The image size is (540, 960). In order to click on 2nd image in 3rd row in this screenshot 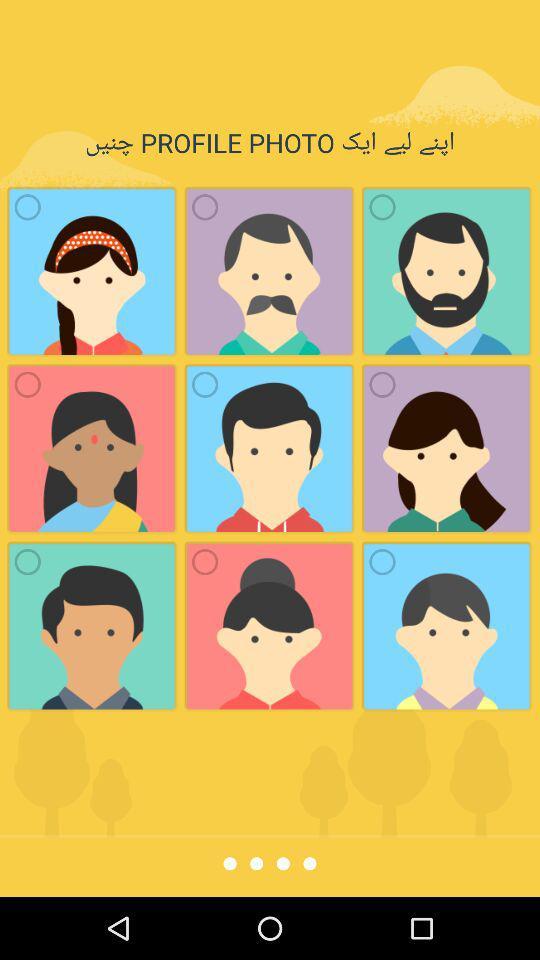, I will do `click(270, 625)`.